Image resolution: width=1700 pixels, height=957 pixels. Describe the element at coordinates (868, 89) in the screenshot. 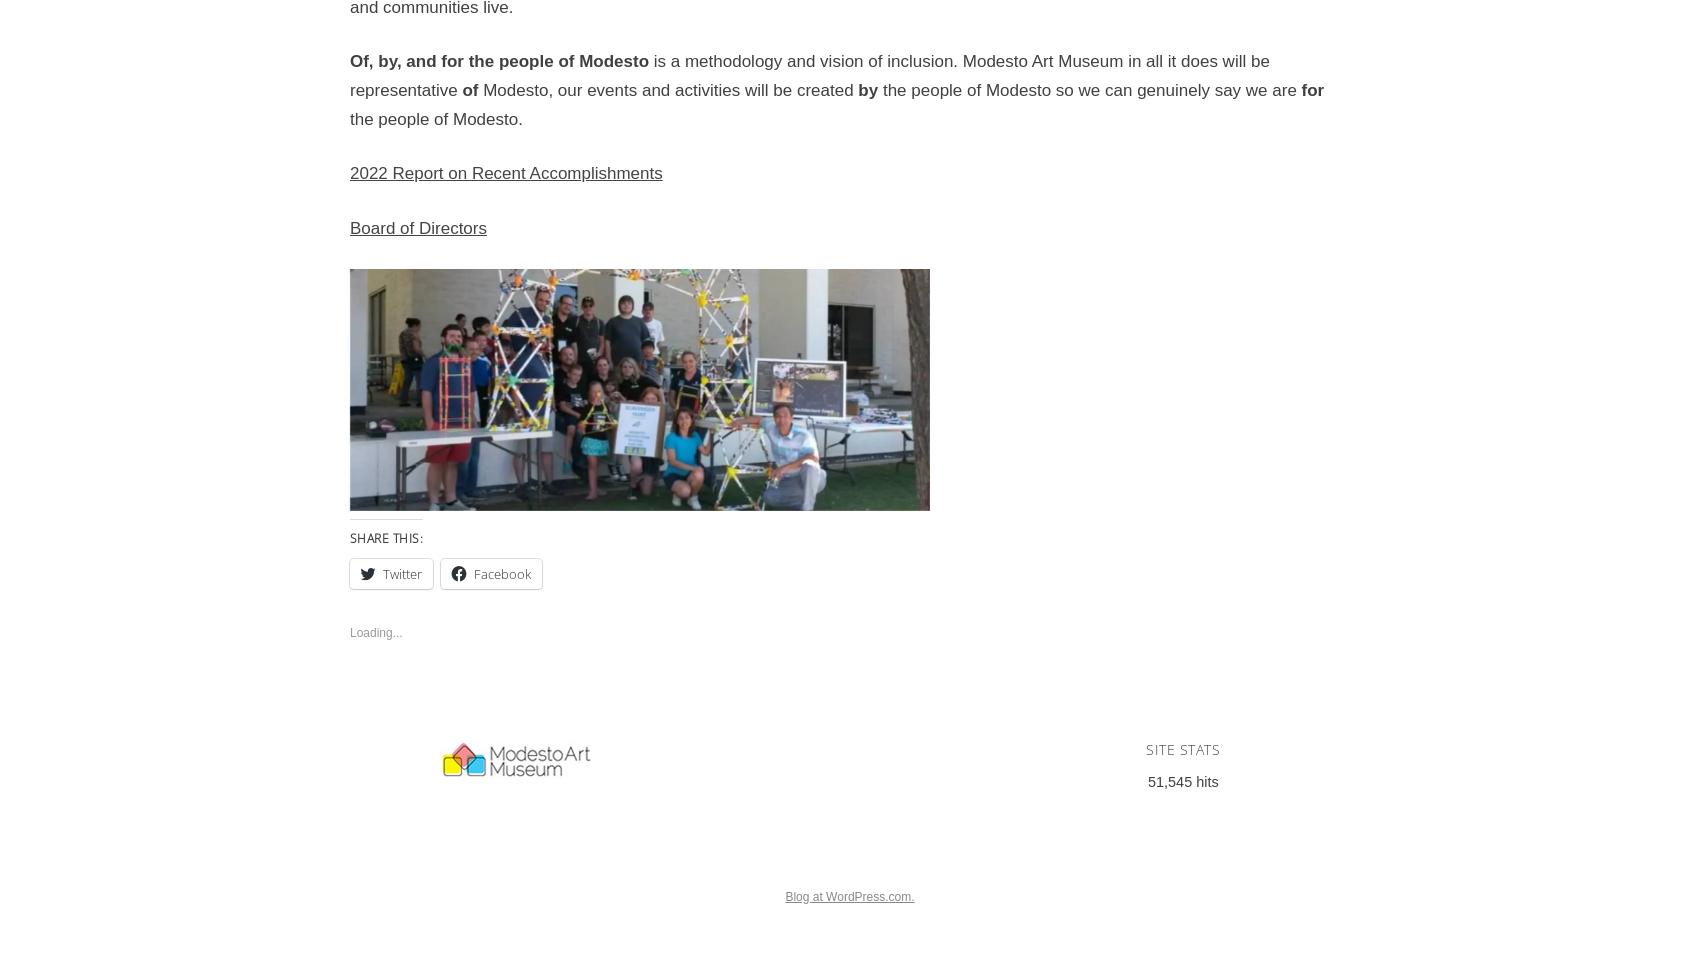

I see `'by'` at that location.